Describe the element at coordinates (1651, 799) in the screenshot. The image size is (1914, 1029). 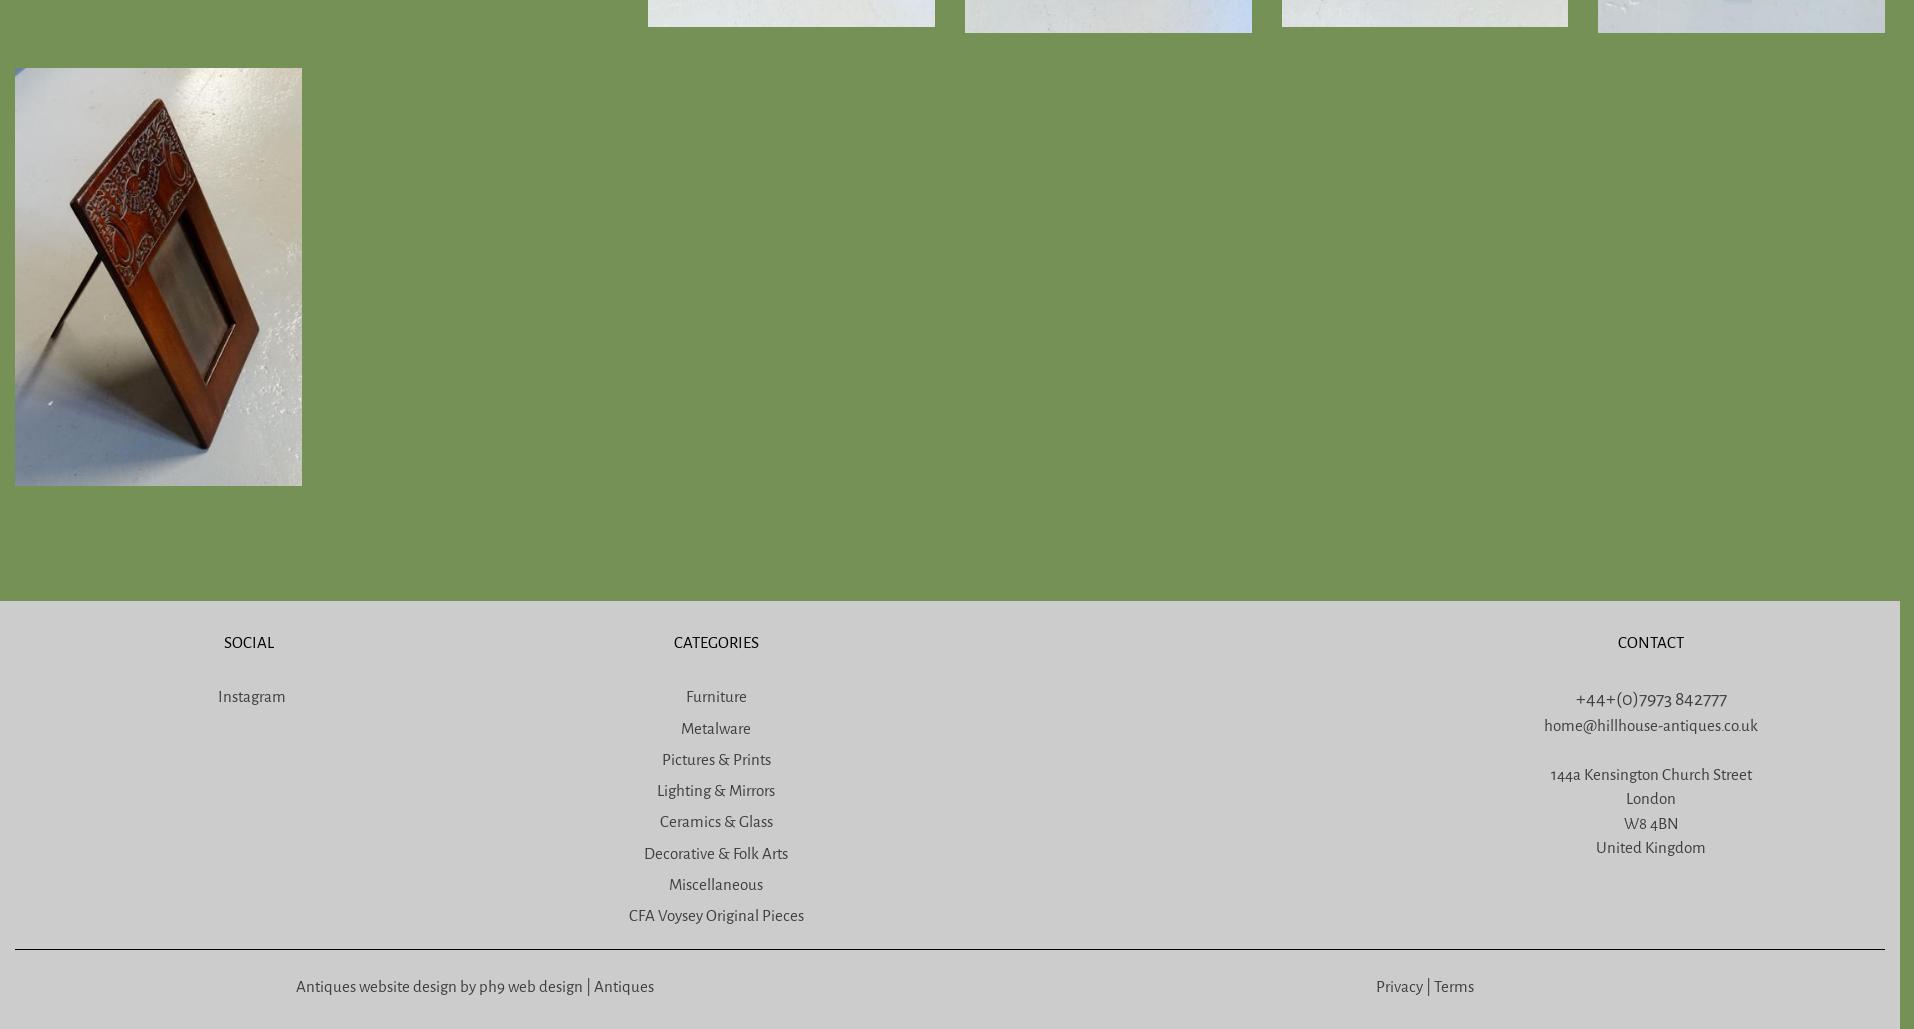
I see `'London'` at that location.